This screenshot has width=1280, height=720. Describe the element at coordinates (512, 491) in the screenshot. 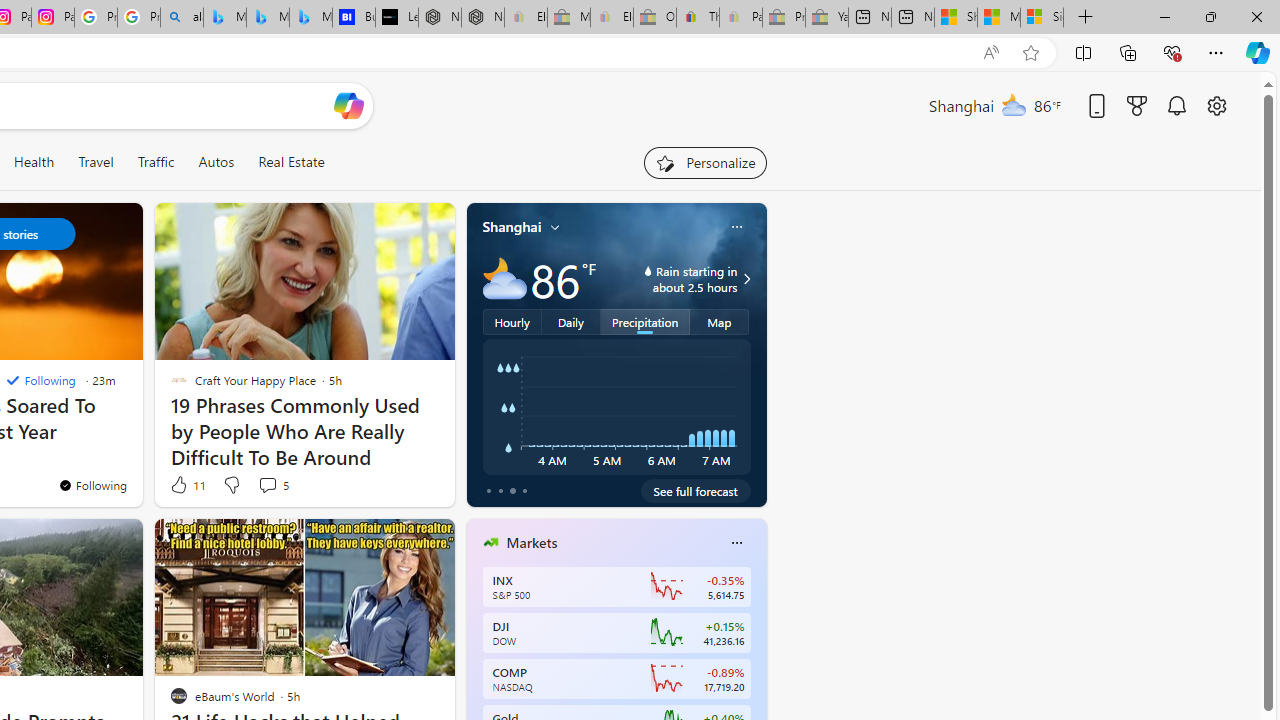

I see `'tab-2'` at that location.